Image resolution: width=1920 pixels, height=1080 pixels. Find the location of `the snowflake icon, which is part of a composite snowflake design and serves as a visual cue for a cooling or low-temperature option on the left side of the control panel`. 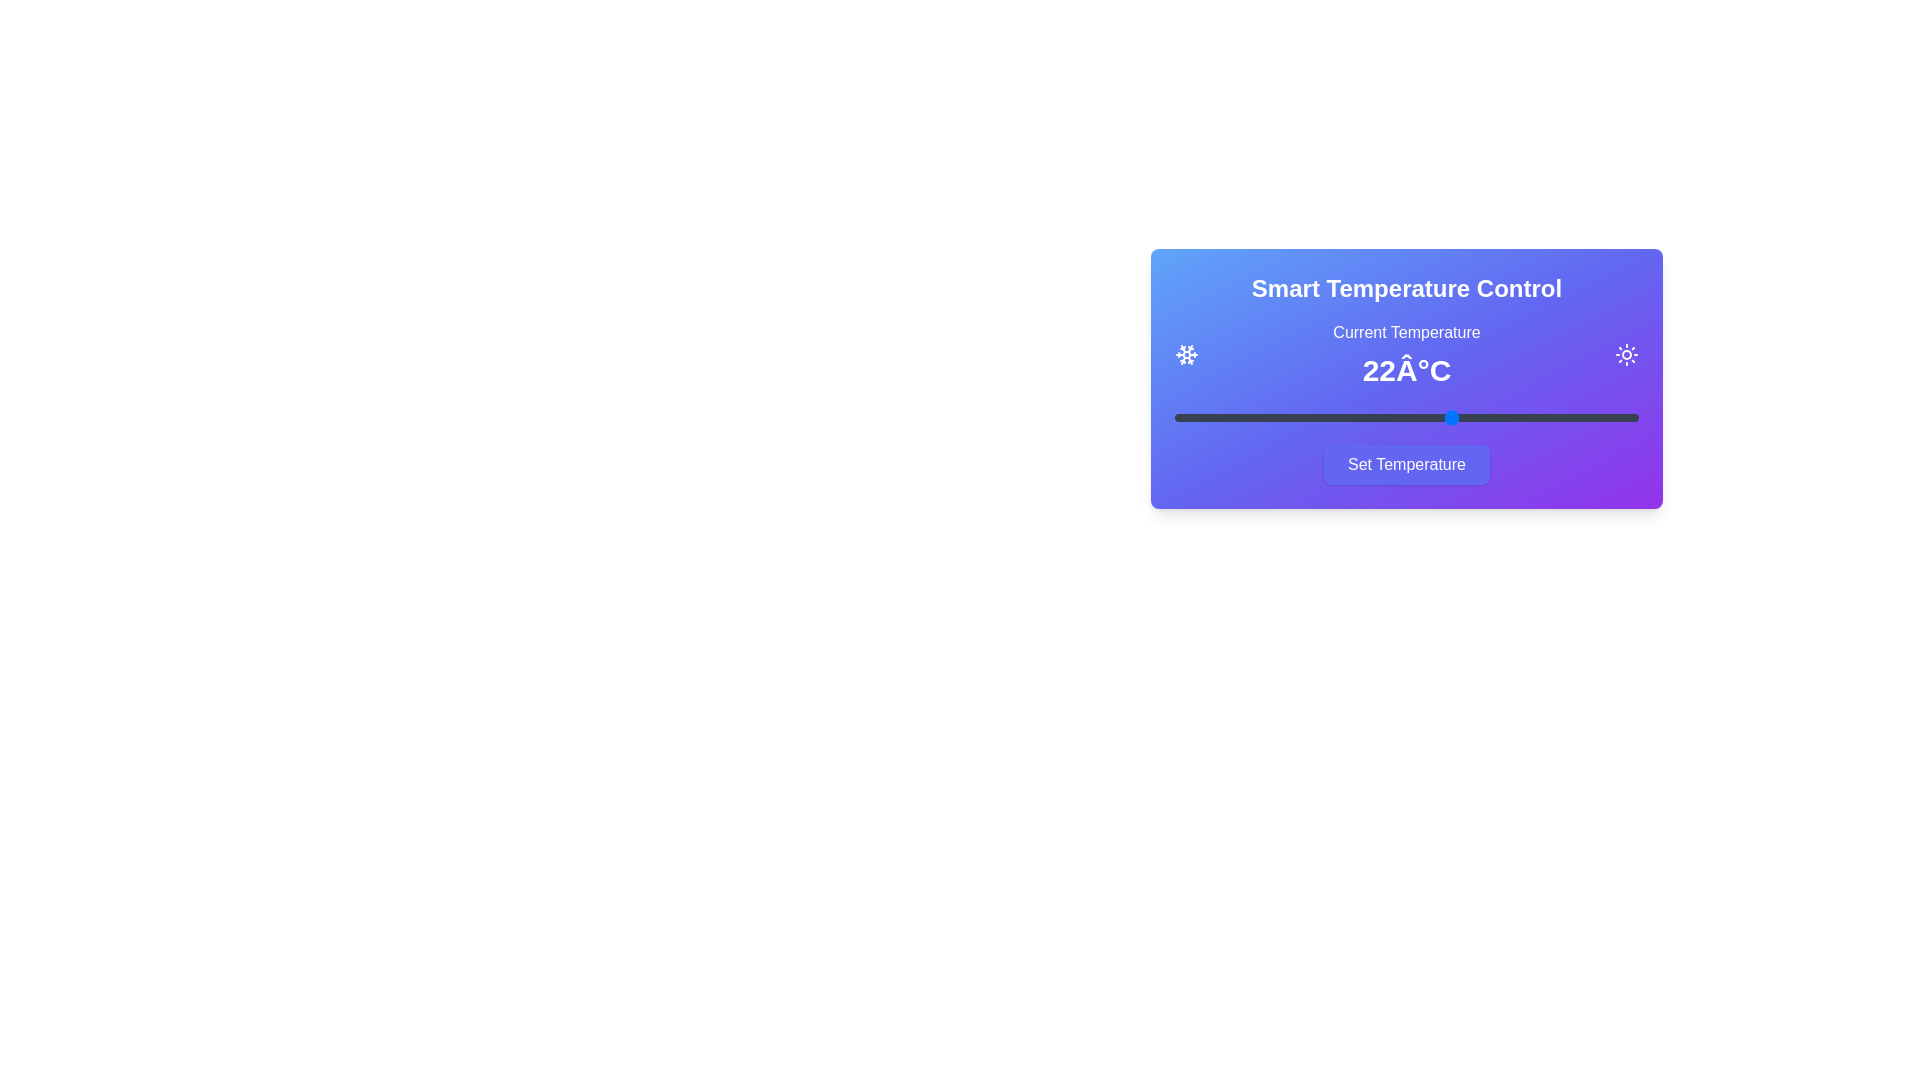

the snowflake icon, which is part of a composite snowflake design and serves as a visual cue for a cooling or low-temperature option on the left side of the control panel is located at coordinates (1190, 349).